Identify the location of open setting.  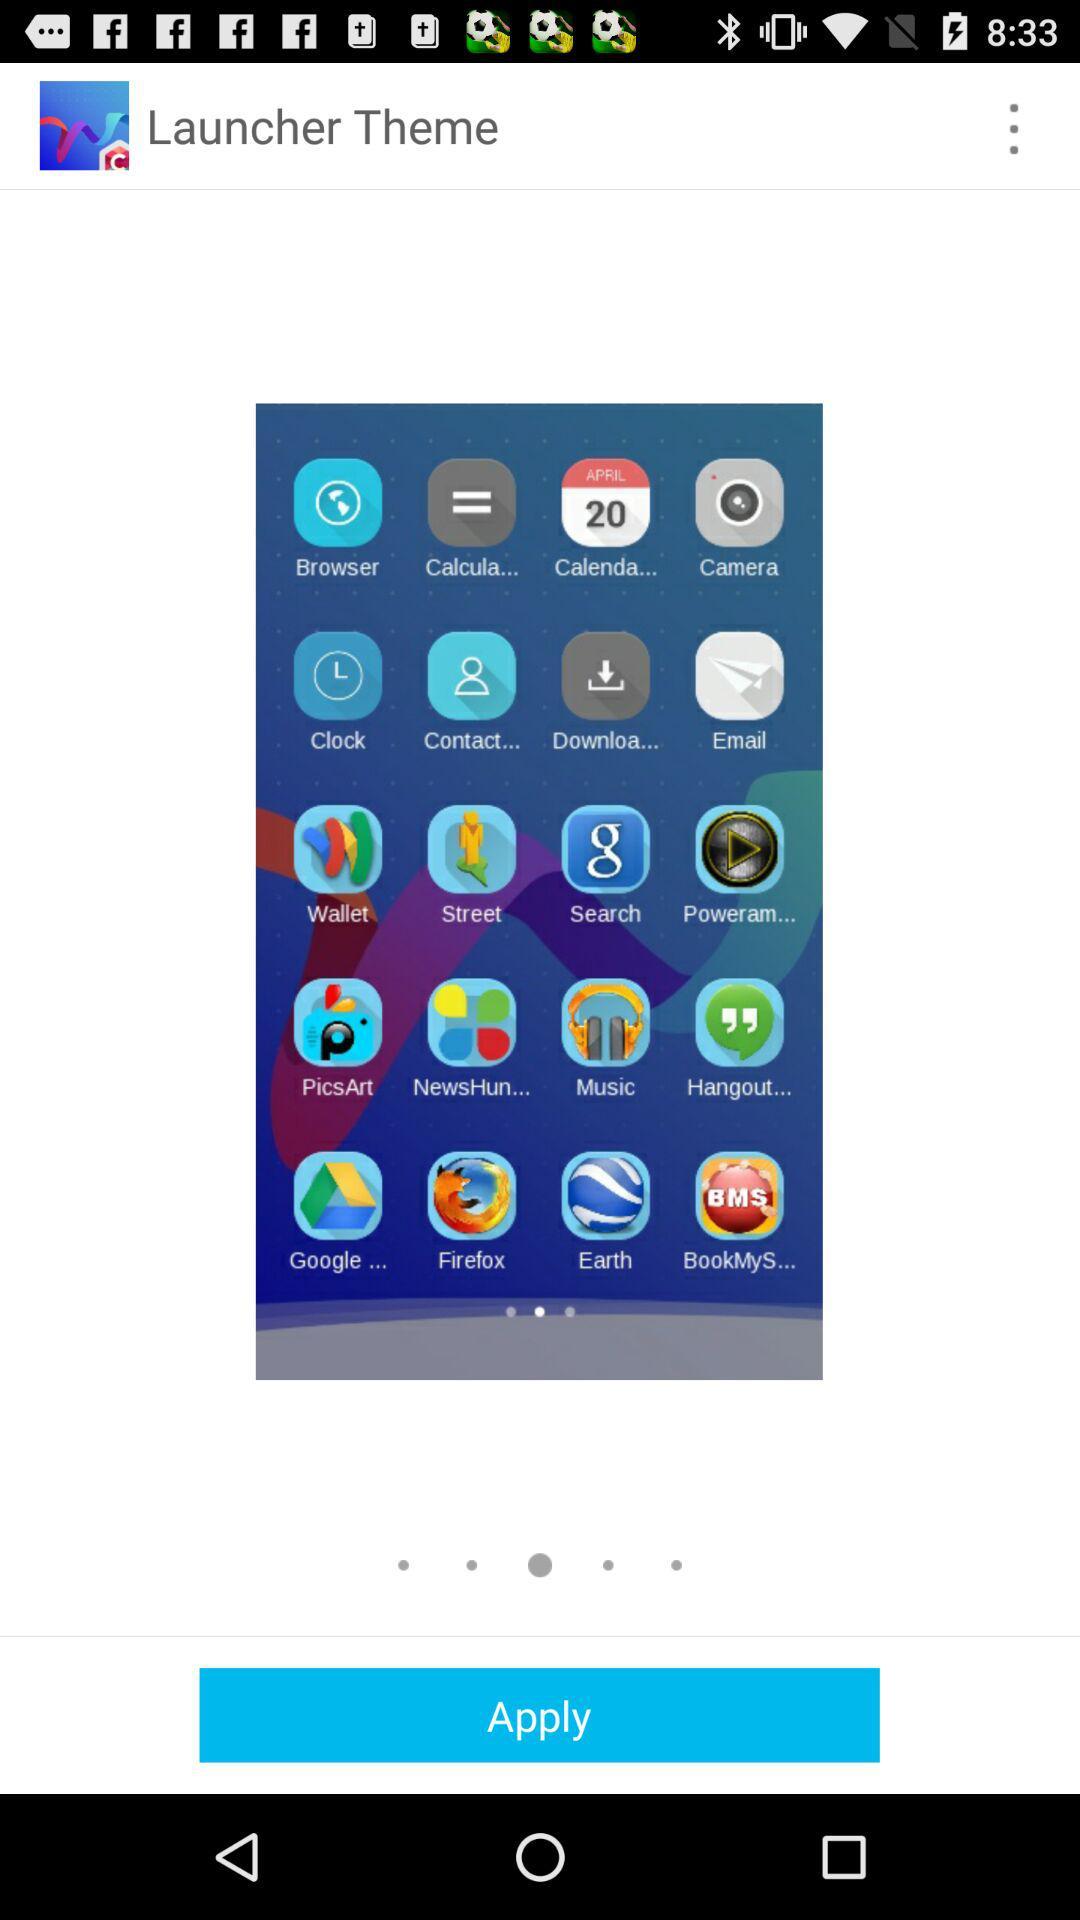
(1014, 128).